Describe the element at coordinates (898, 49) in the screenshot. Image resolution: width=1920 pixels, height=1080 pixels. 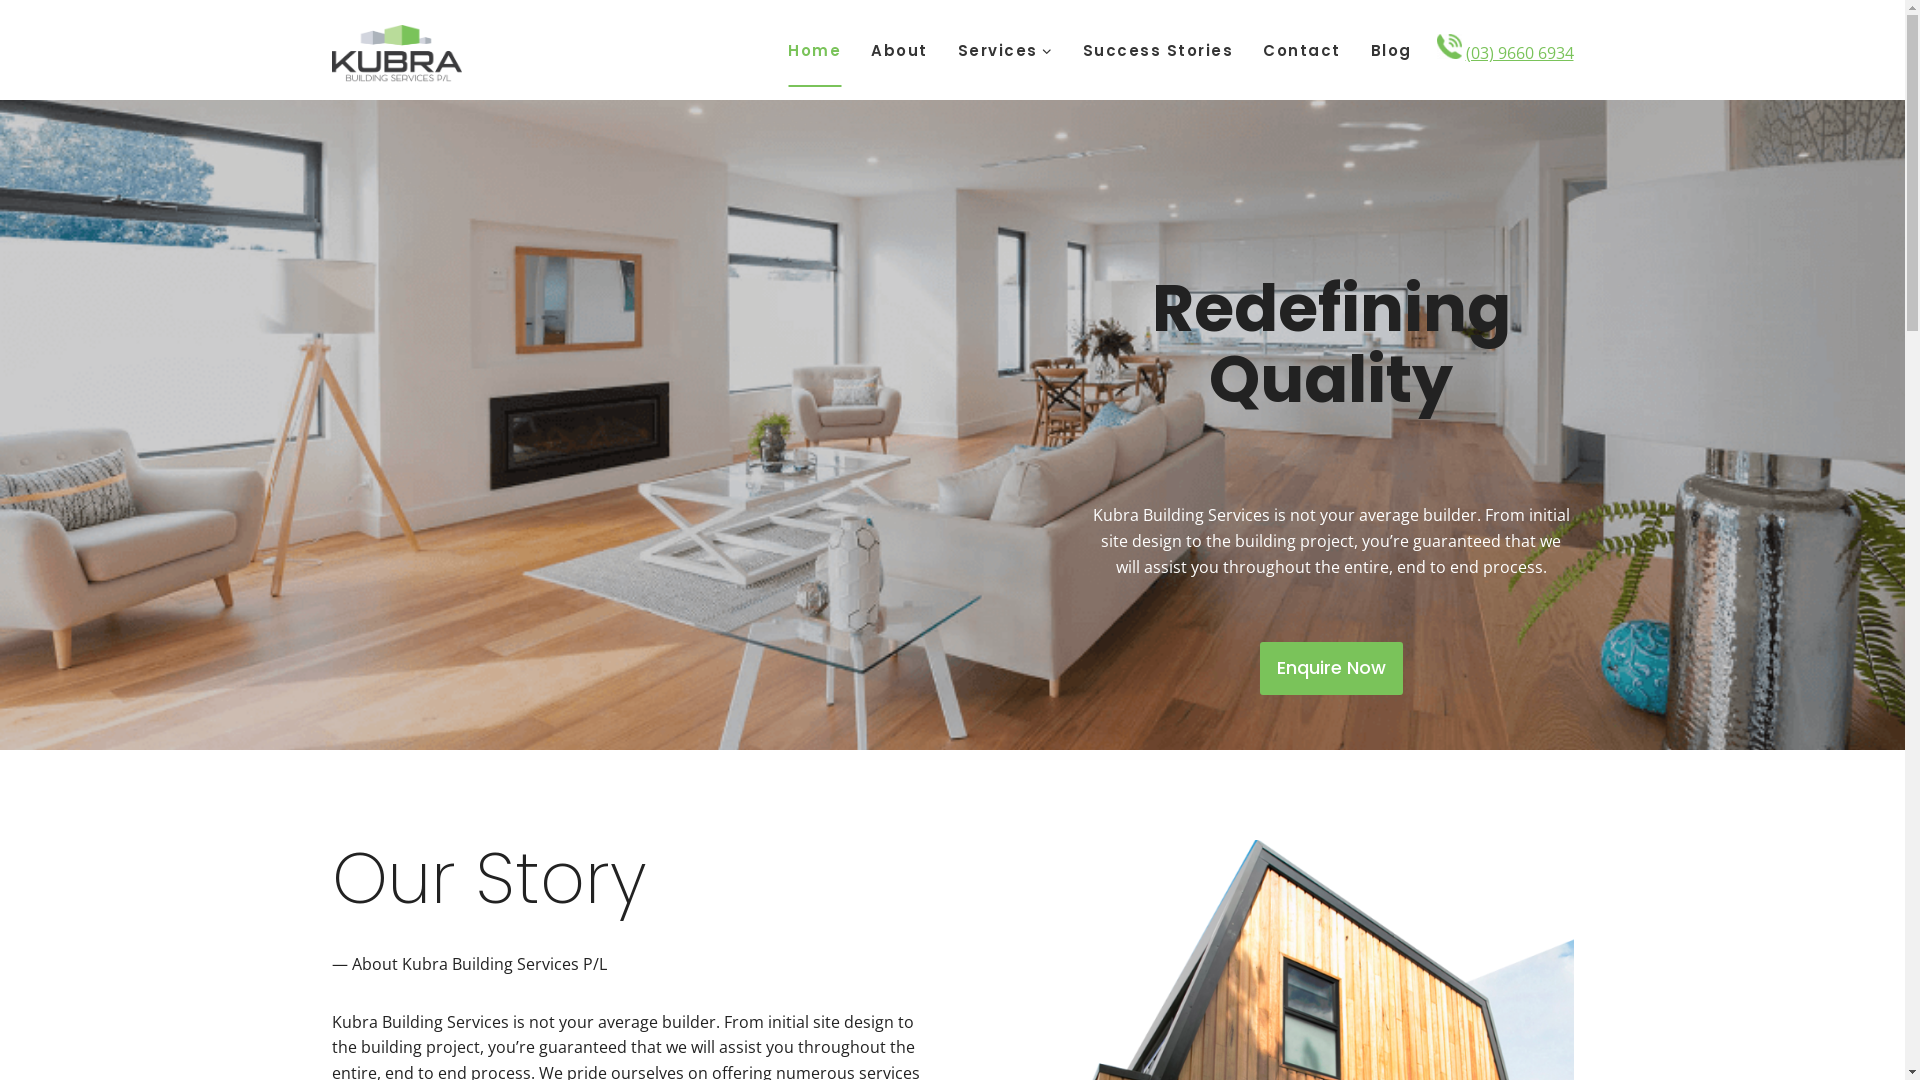
I see `'About'` at that location.